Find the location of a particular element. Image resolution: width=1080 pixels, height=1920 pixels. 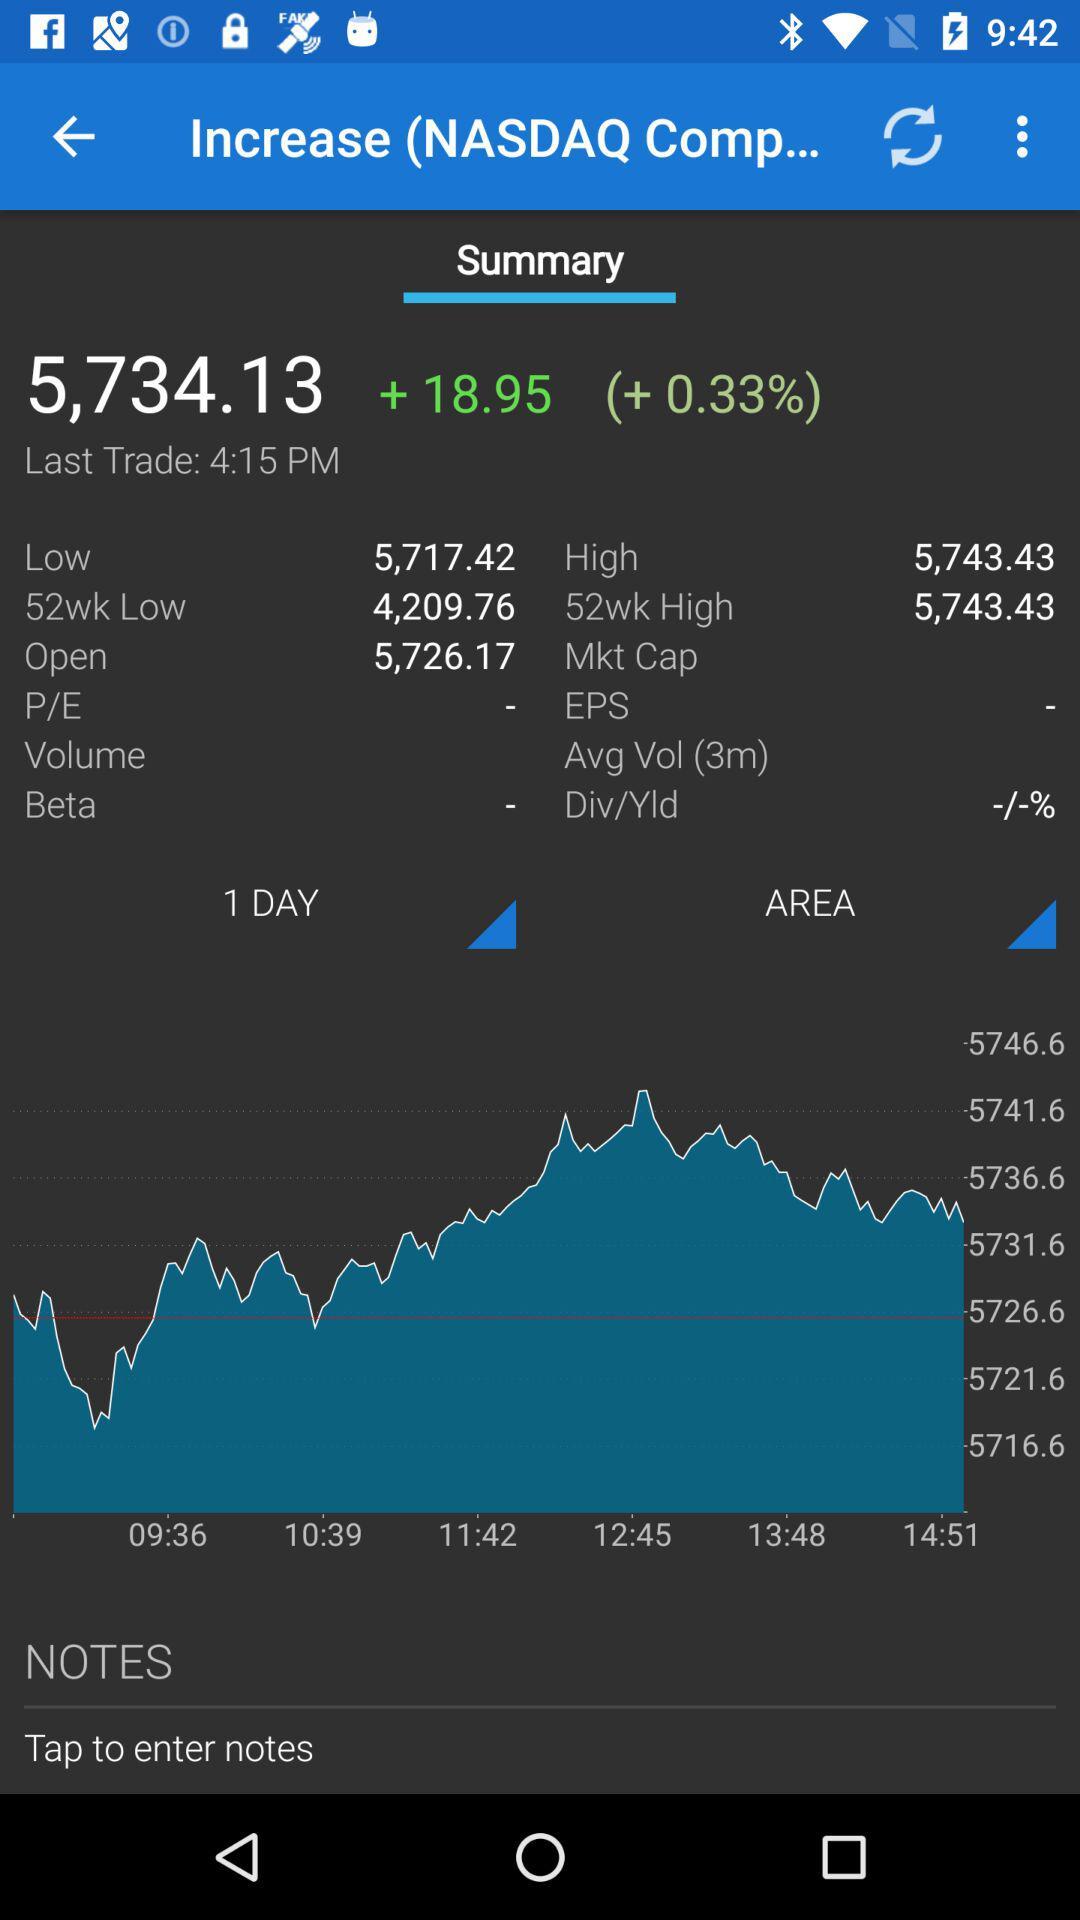

the item to the left of the increase (nasdaq composite) icon is located at coordinates (72, 135).